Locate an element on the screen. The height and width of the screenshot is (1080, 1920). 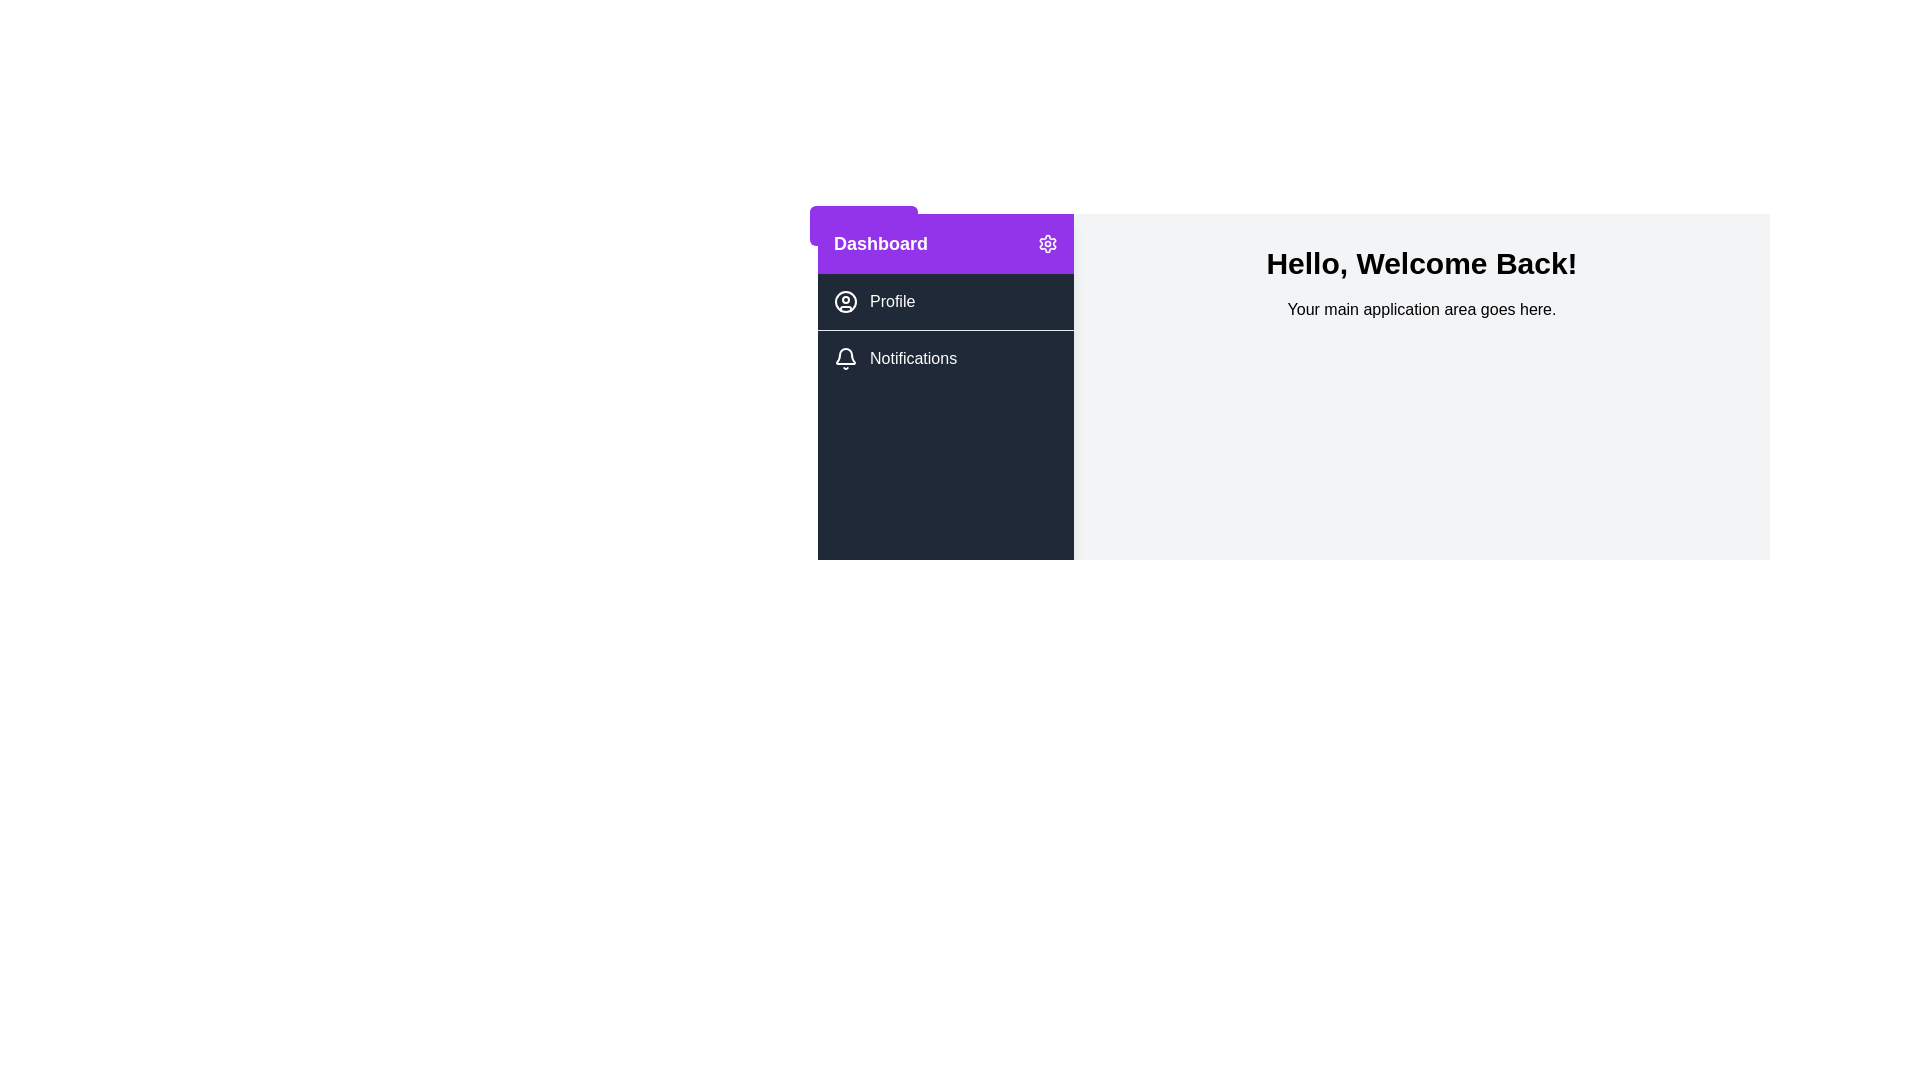
the associated menu option for the user-profile icon represented by the outer circular graphical element in the SVG image located in the sidebar menu is located at coordinates (845, 301).